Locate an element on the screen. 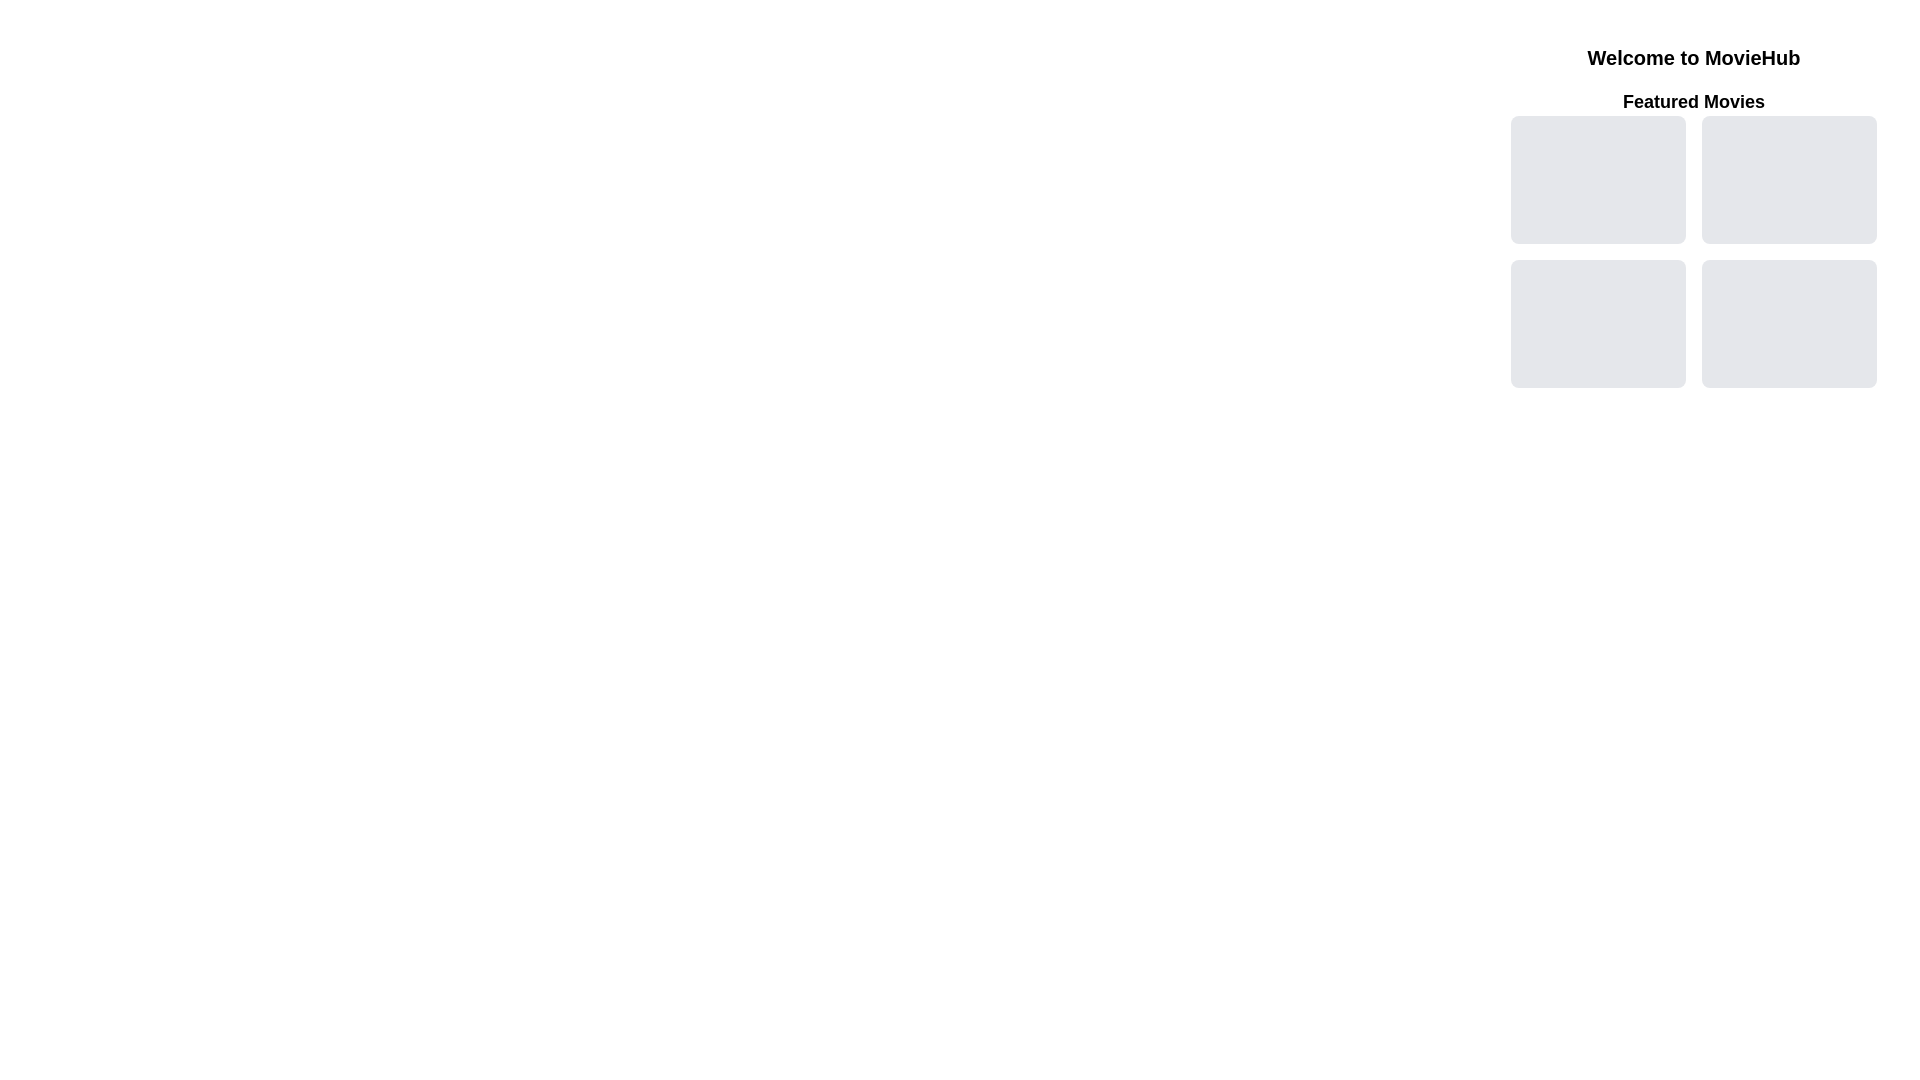 Image resolution: width=1920 pixels, height=1080 pixels. the house-shaped icon at the bottom center of the interface, which indicates the 'Home' functionality is located at coordinates (1554, 1063).